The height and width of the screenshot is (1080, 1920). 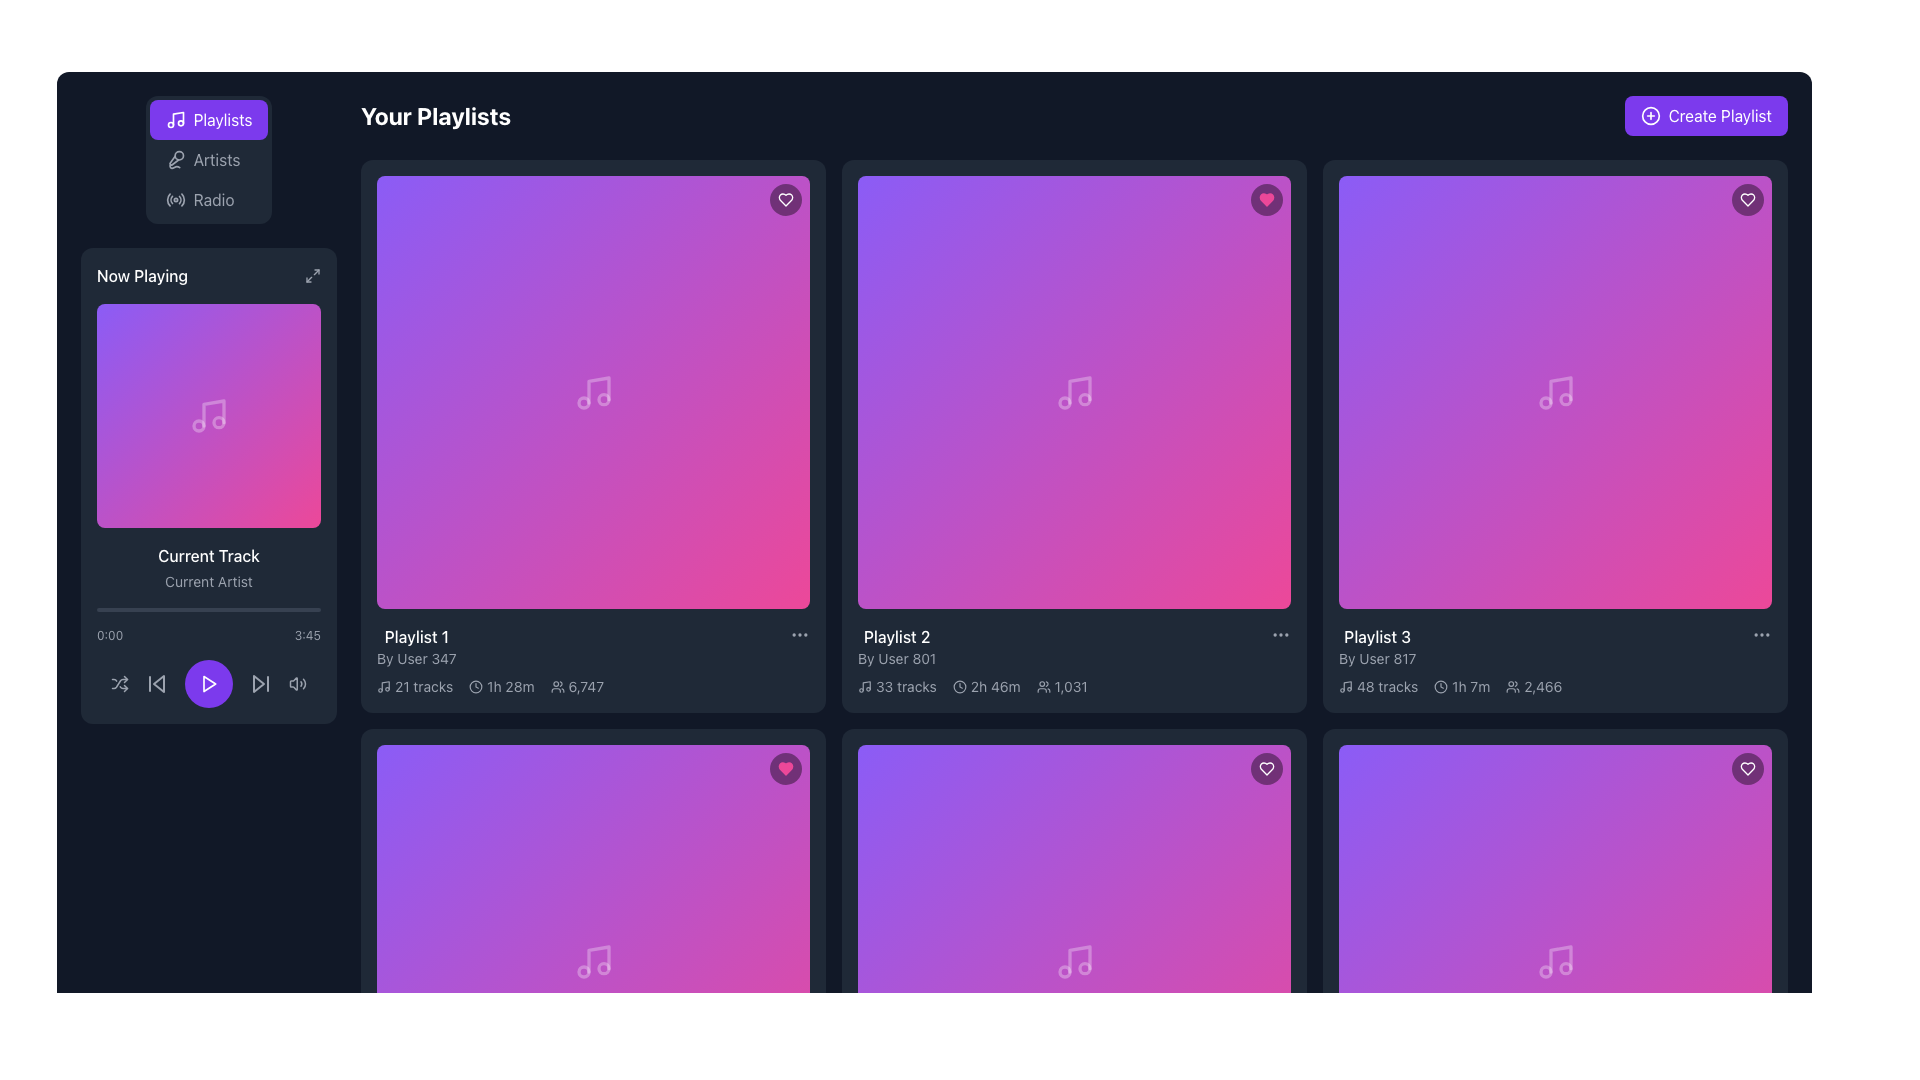 What do you see at coordinates (905, 685) in the screenshot?
I see `text label indicating the number of tracks available in 'Playlist 2', which is located below the playlist image box and to the right of the musical note icon` at bounding box center [905, 685].